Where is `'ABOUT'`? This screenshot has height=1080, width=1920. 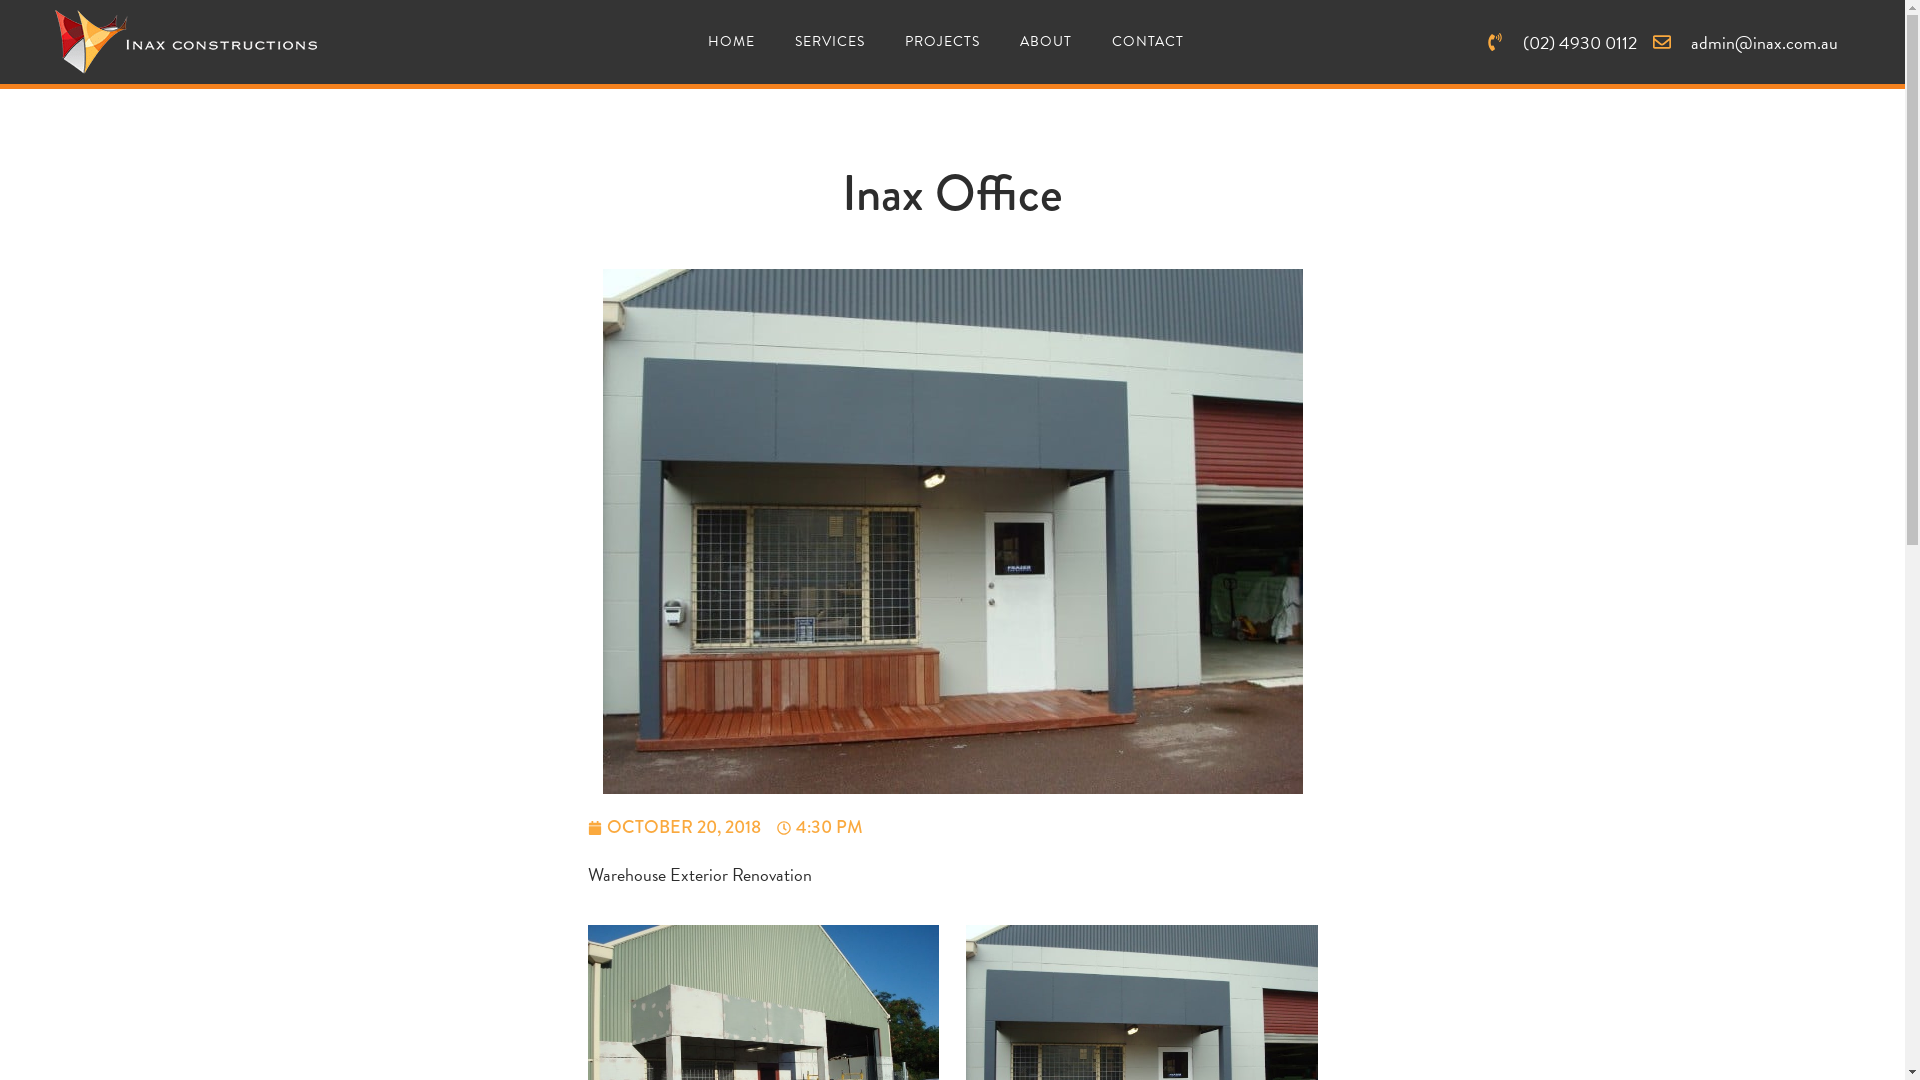
'ABOUT' is located at coordinates (1045, 42).